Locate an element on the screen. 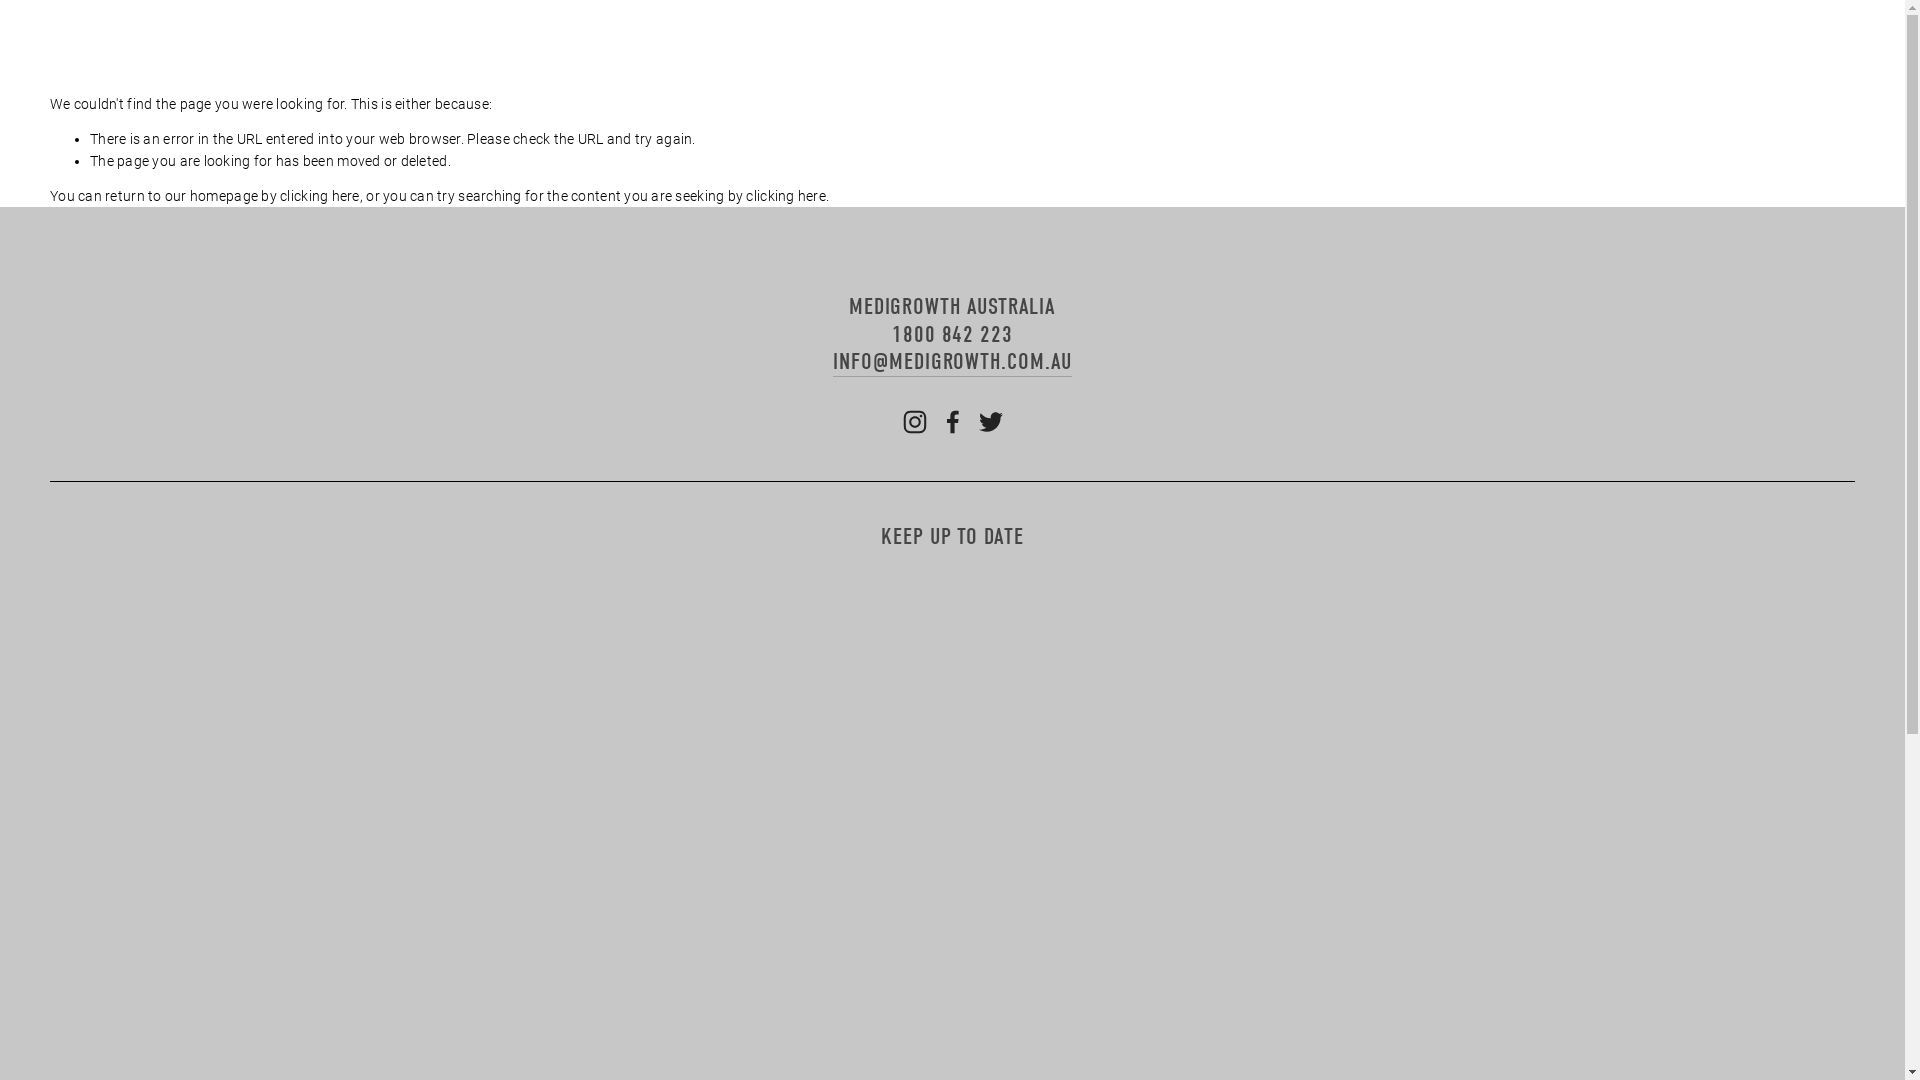 The image size is (1920, 1080). 'INFO@MEDIGROWTH.COM.AU' is located at coordinates (950, 362).